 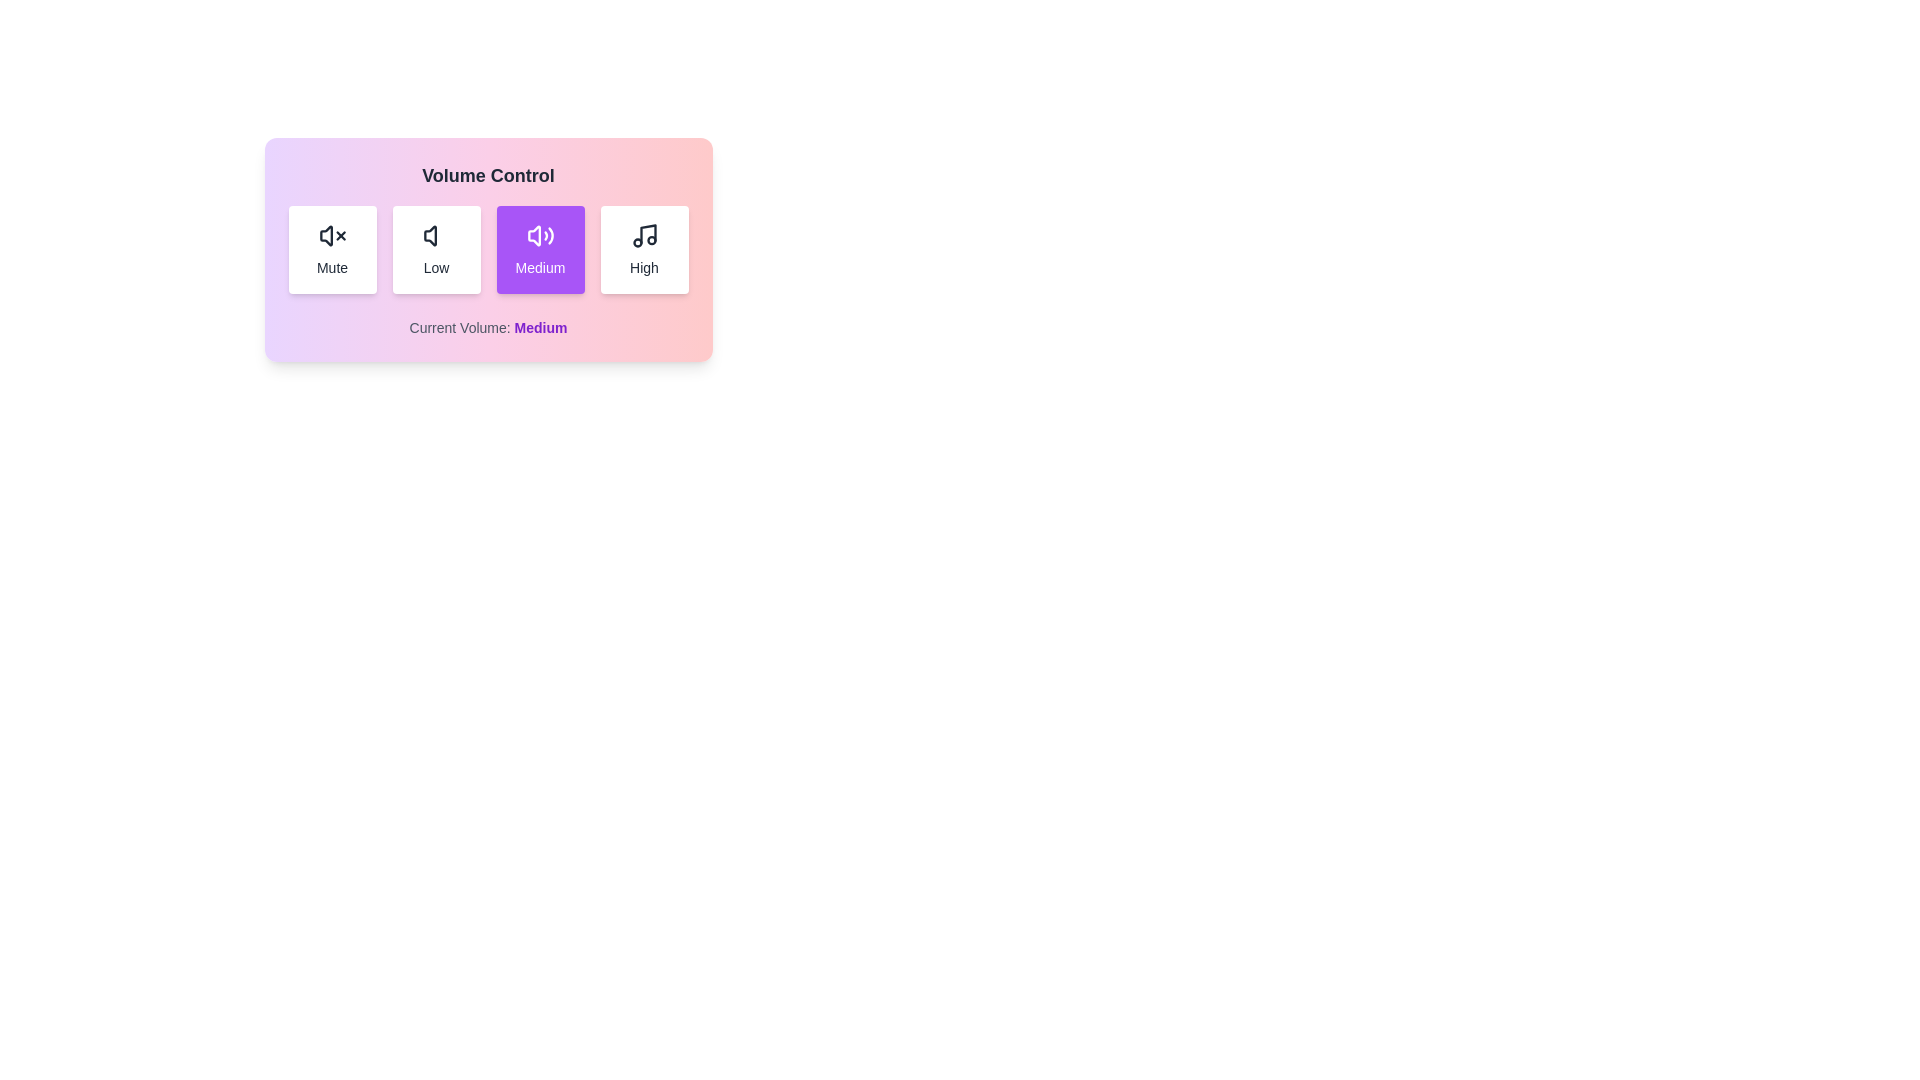 I want to click on the low button to observe the hover effect, so click(x=435, y=249).